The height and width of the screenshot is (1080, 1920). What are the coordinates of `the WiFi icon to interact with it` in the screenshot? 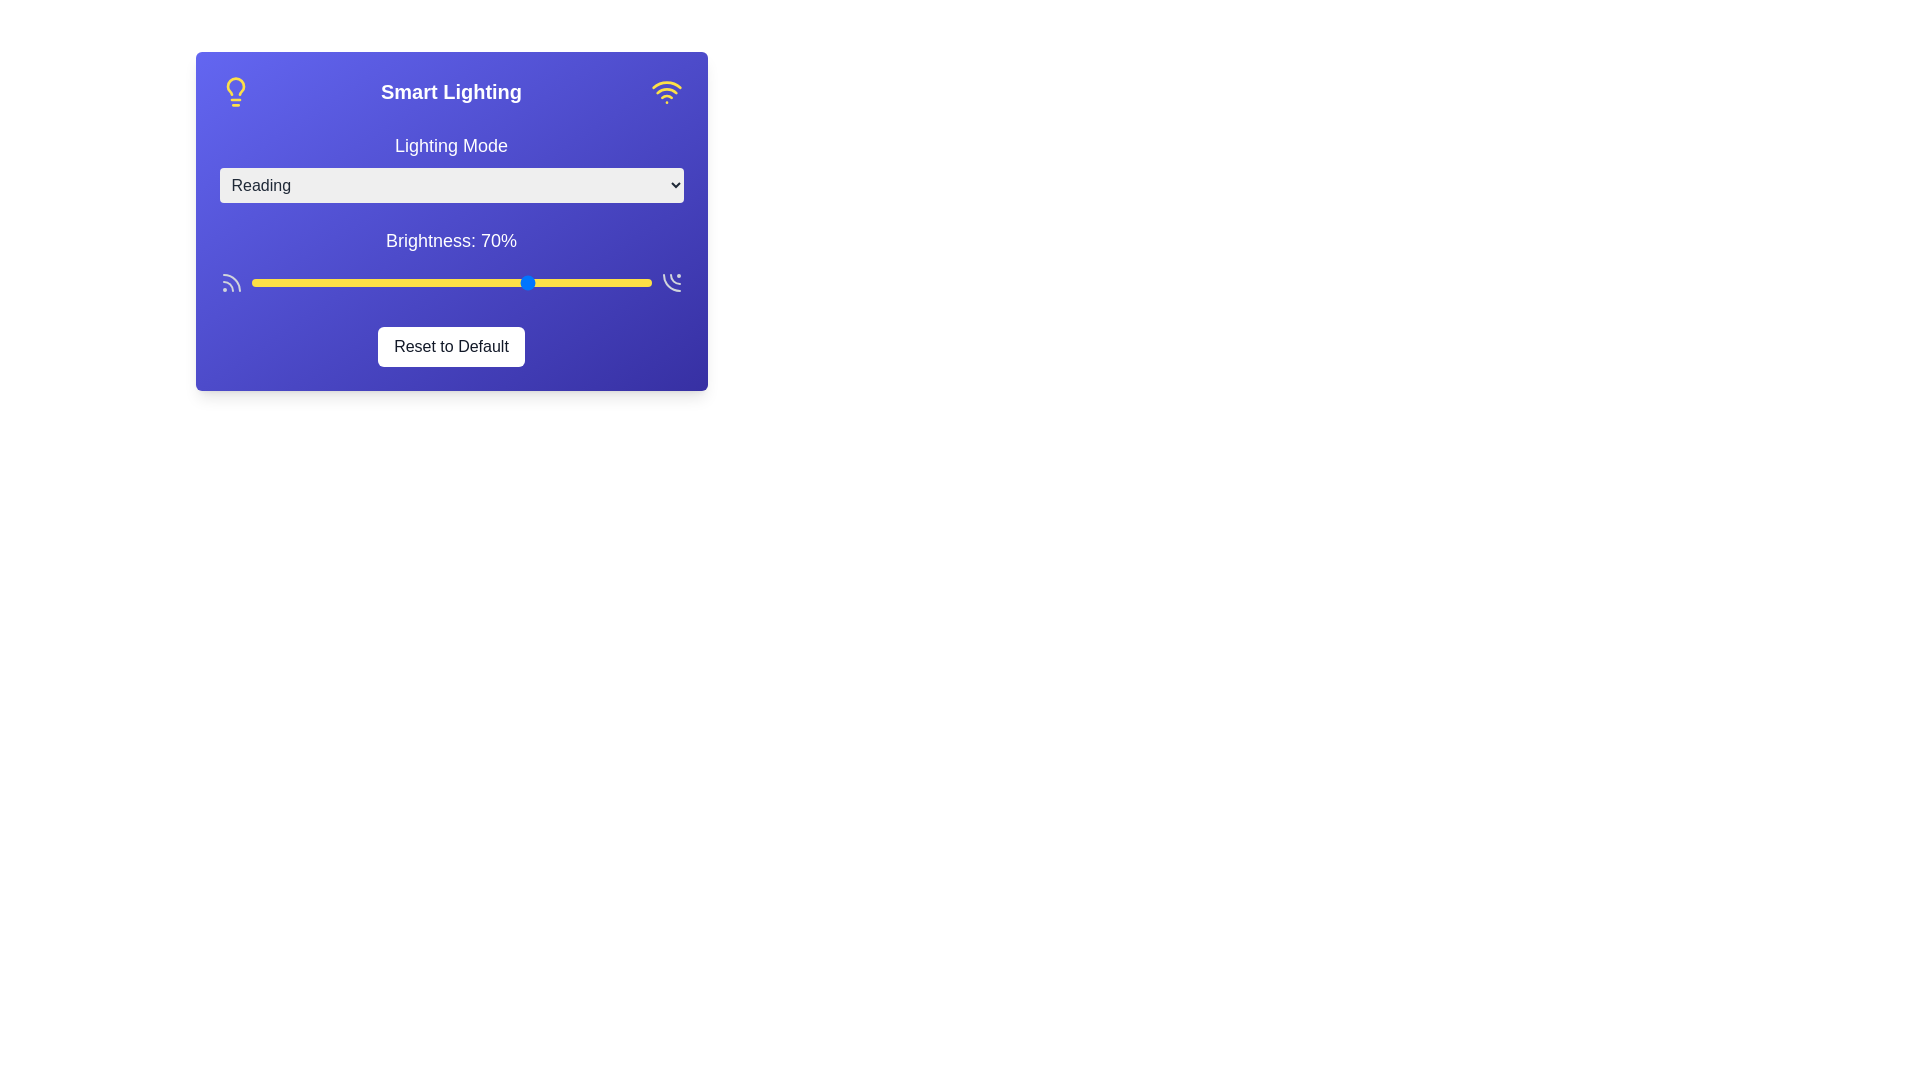 It's located at (667, 92).